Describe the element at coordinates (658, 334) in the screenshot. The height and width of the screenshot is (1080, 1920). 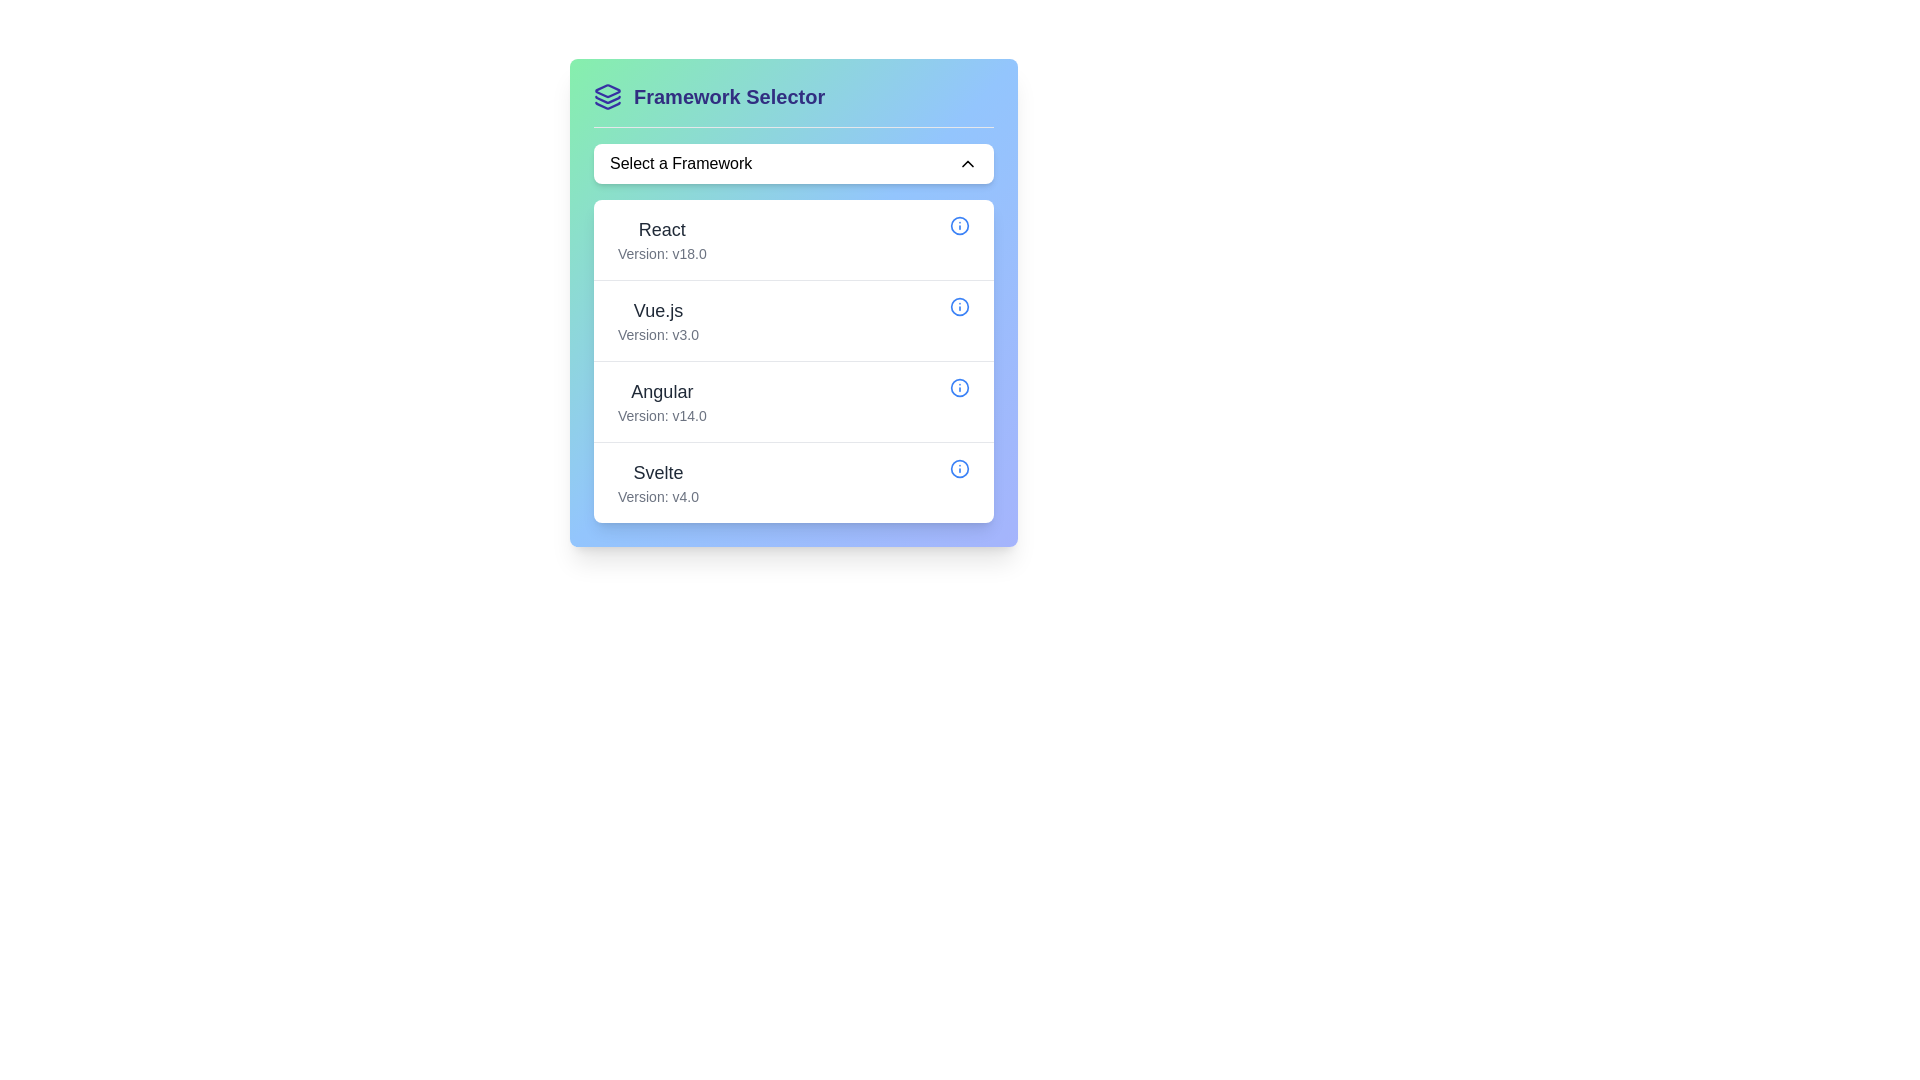
I see `the static text label displaying the version number 'v3.0' of the 'Vue.js' framework, which is positioned beneath the 'Vue.js' text in the framework selector list` at that location.